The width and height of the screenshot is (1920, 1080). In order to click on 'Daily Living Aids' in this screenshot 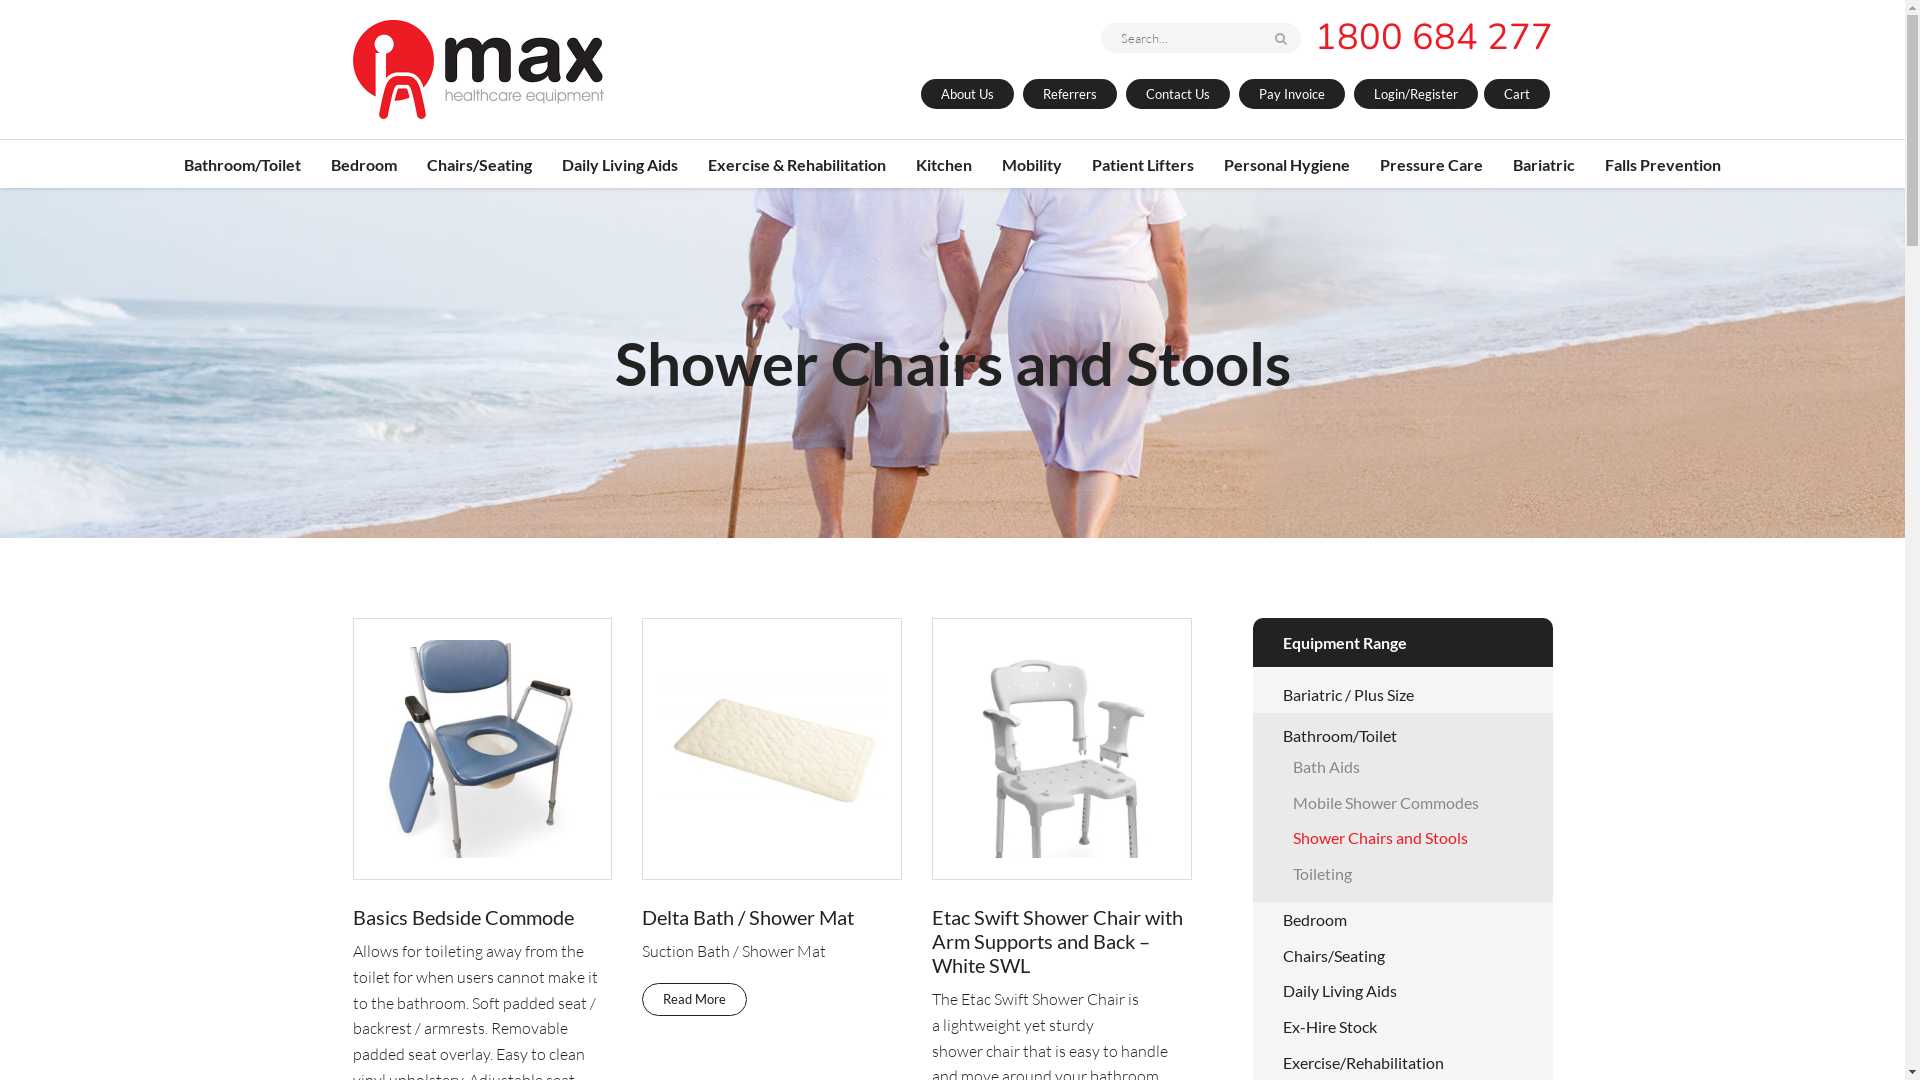, I will do `click(618, 163)`.